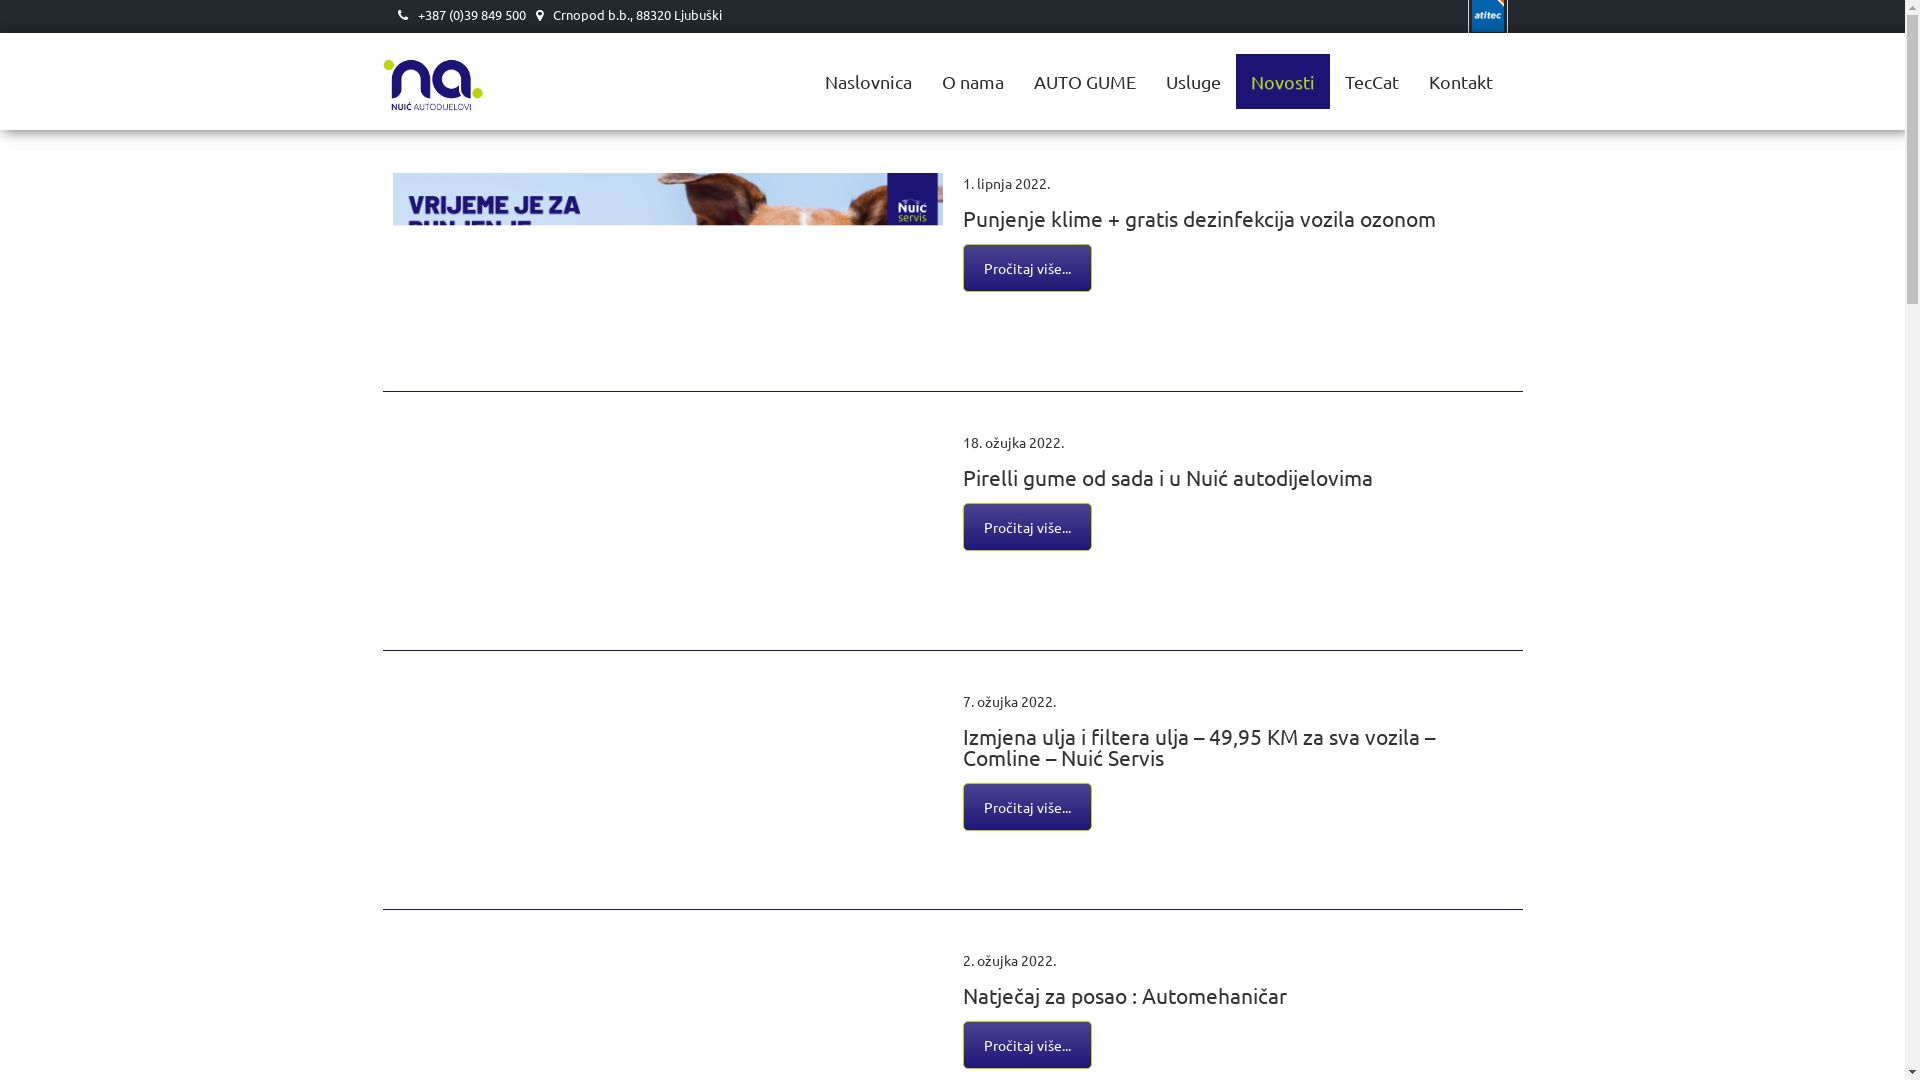 The image size is (1920, 1080). Describe the element at coordinates (1150, 80) in the screenshot. I see `'Usluge'` at that location.